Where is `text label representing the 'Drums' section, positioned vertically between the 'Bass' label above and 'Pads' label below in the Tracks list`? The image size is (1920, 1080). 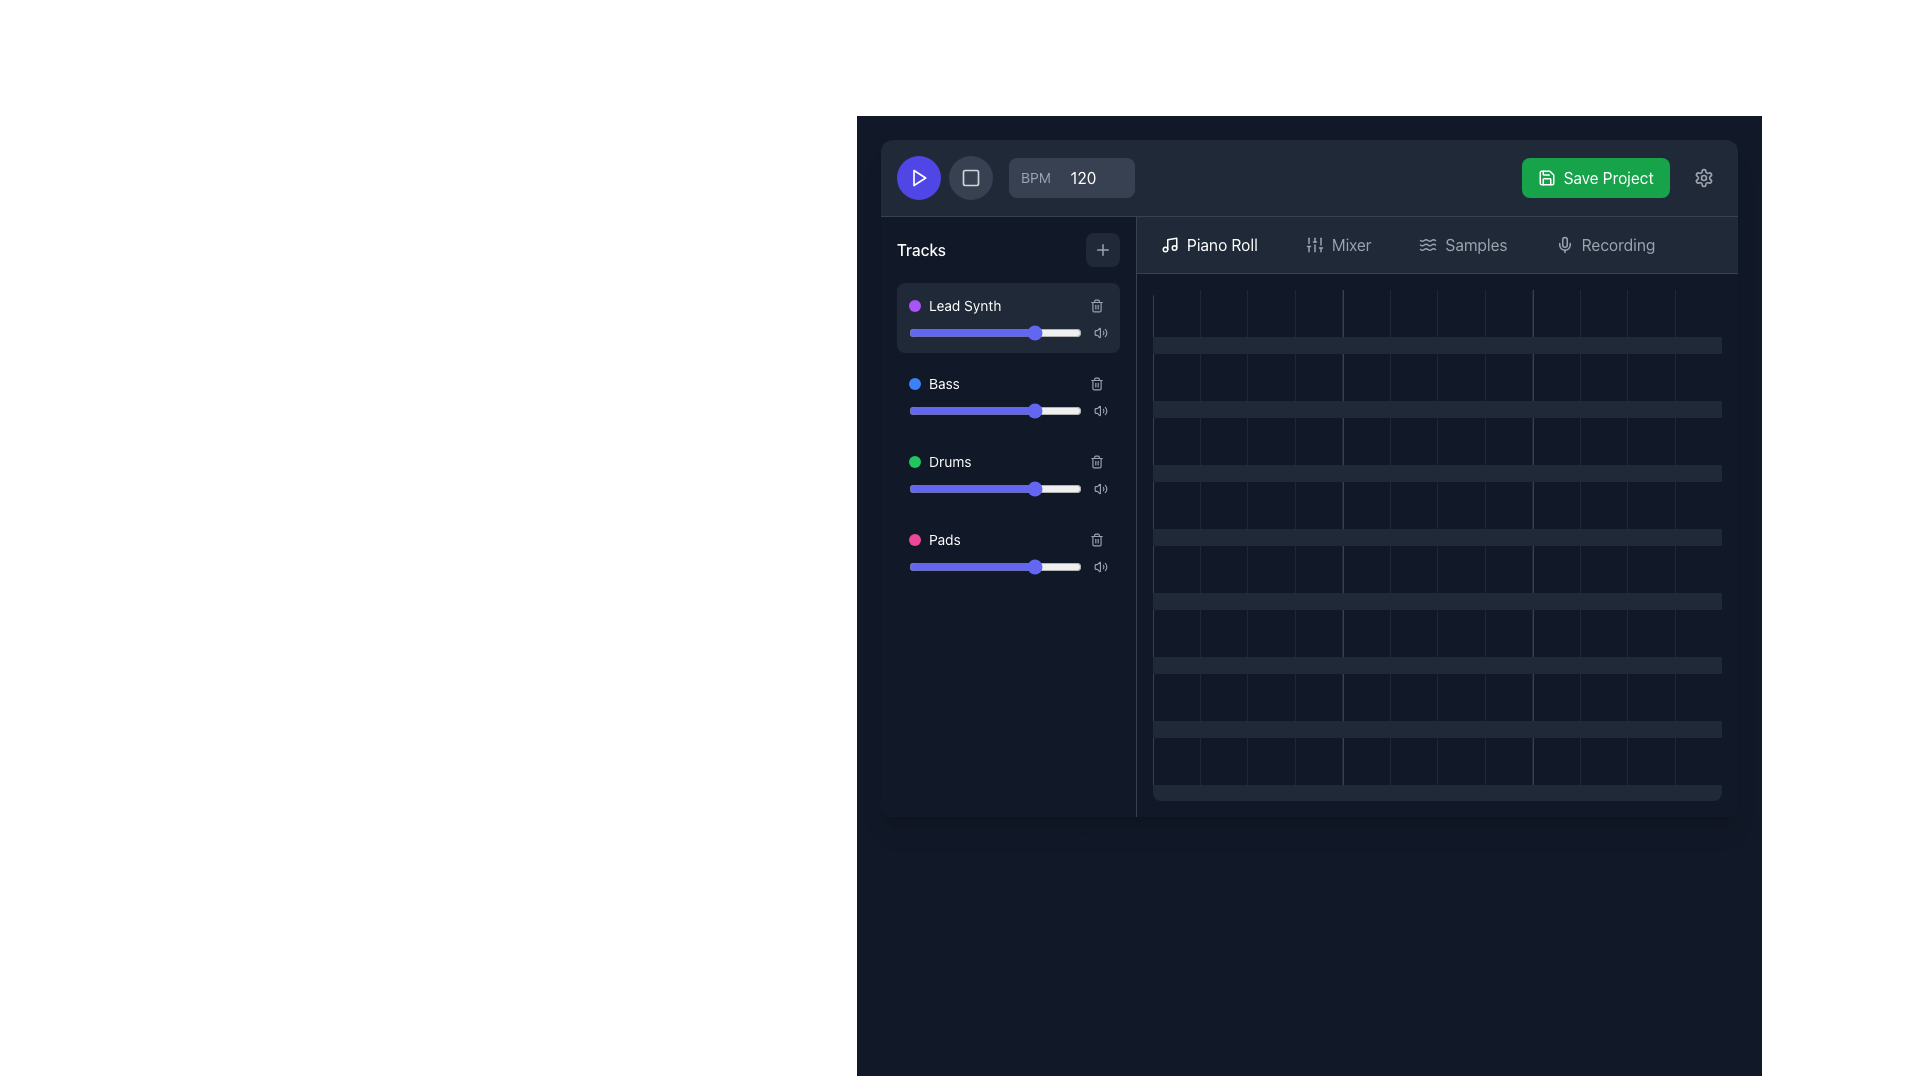
text label representing the 'Drums' section, positioned vertically between the 'Bass' label above and 'Pads' label below in the Tracks list is located at coordinates (949, 462).